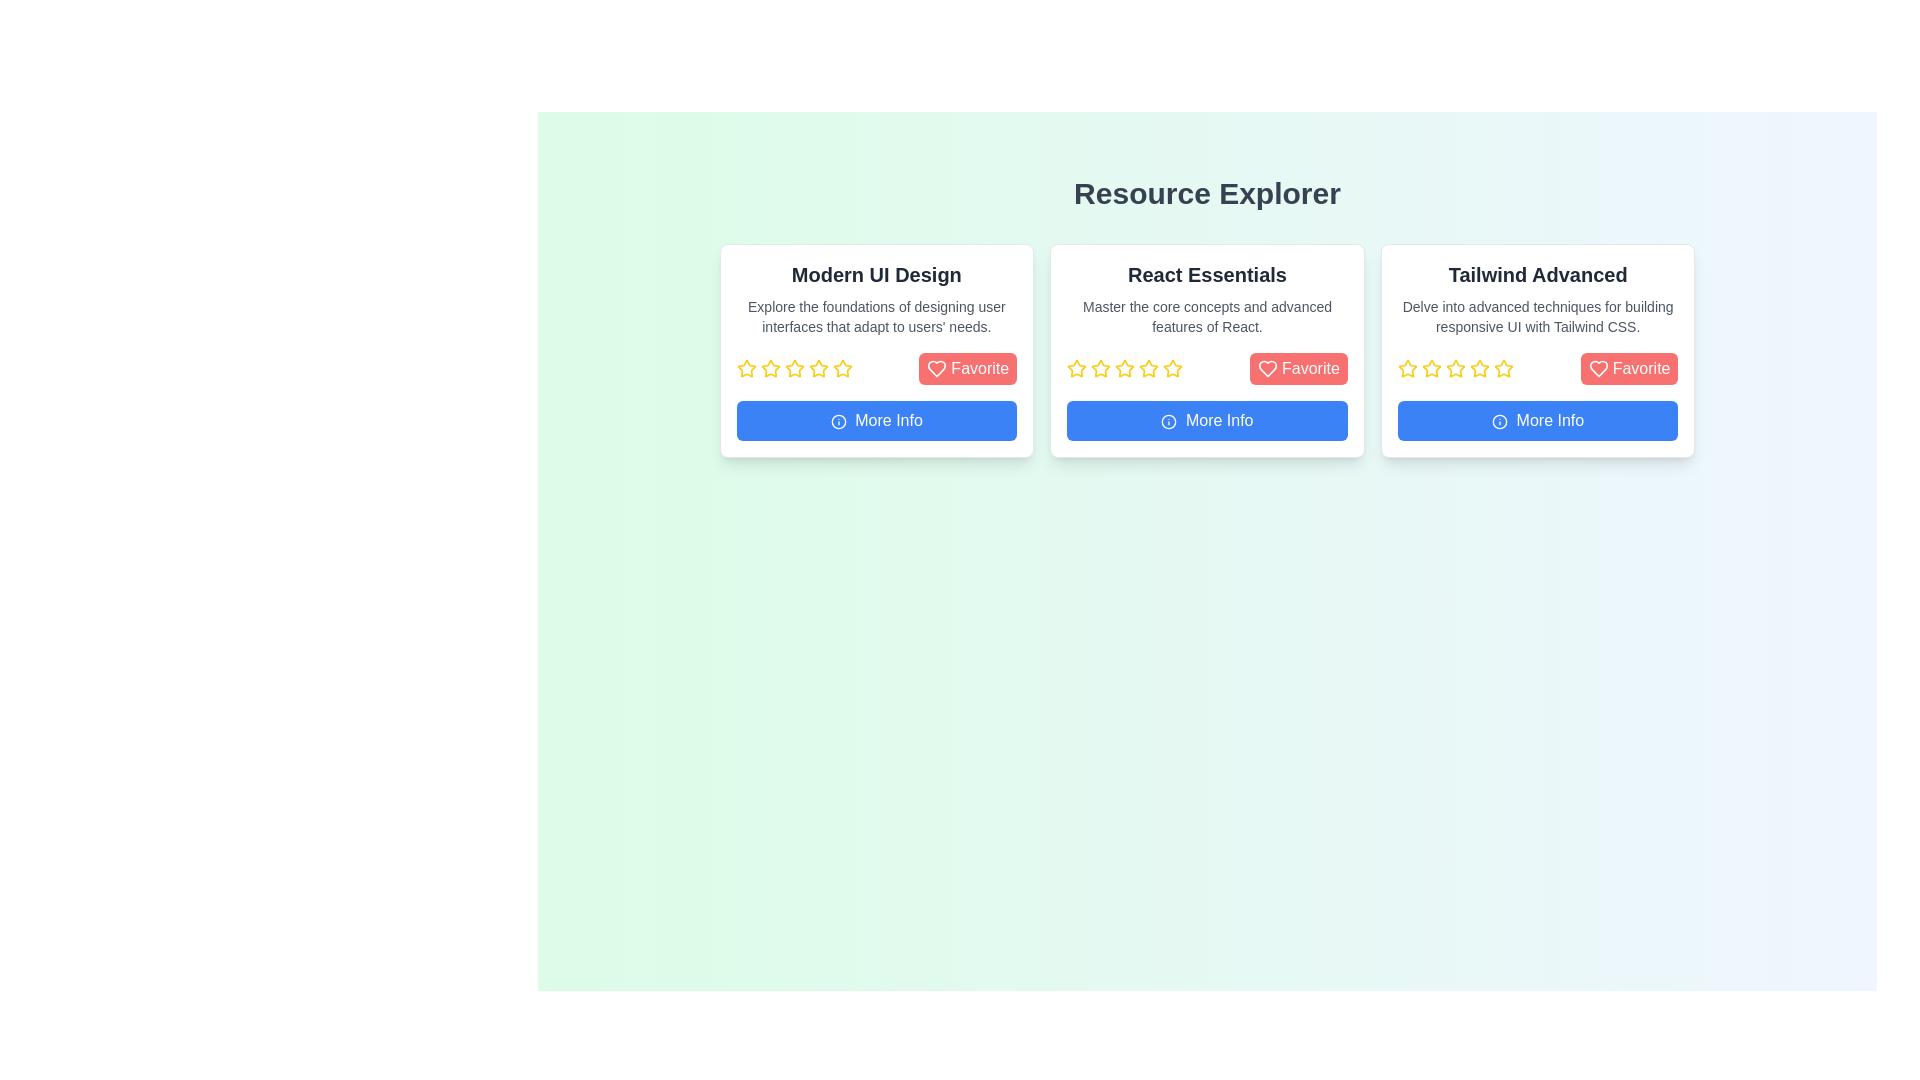 This screenshot has width=1920, height=1080. I want to click on the heart-shaped icon with a red color fill located in the second card under the 'Resource Explorer' section, so click(936, 369).